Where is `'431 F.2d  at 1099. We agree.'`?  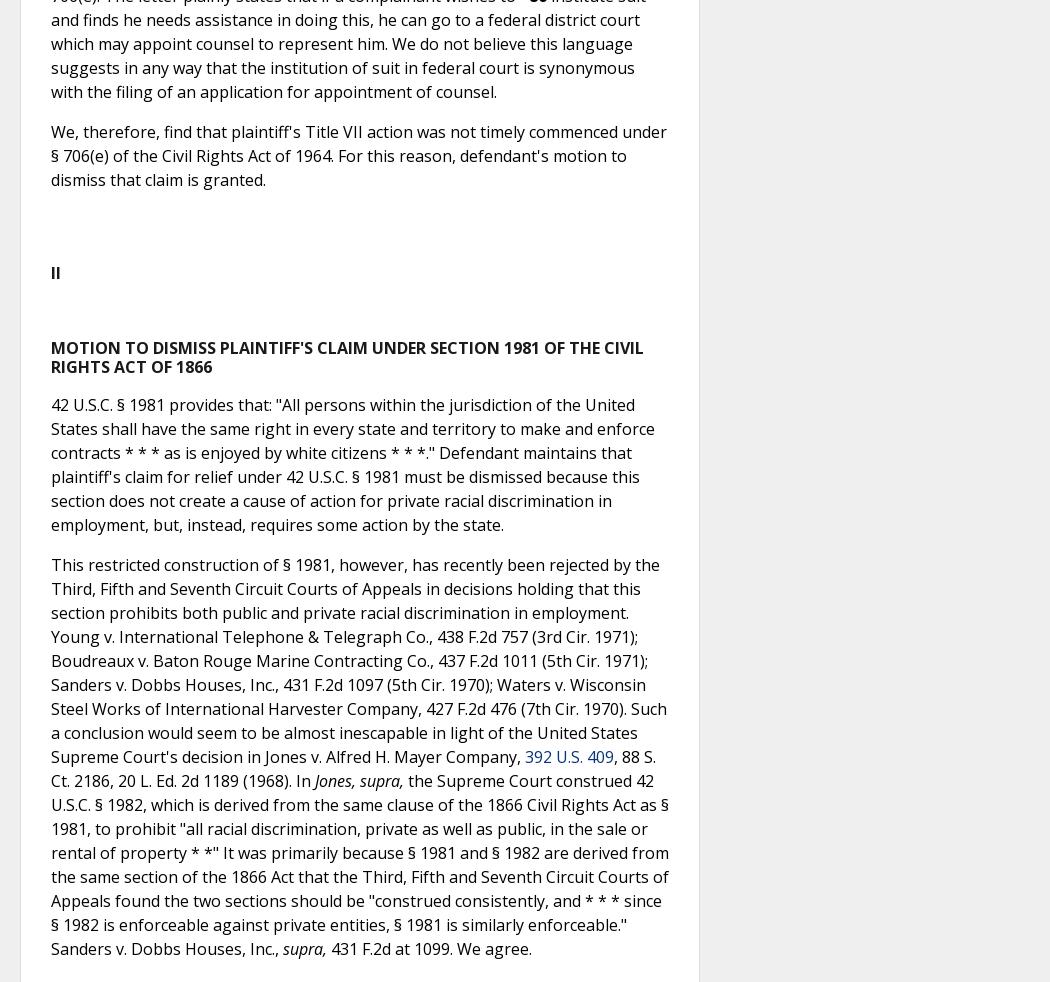 '431 F.2d  at 1099. We agree.' is located at coordinates (326, 949).